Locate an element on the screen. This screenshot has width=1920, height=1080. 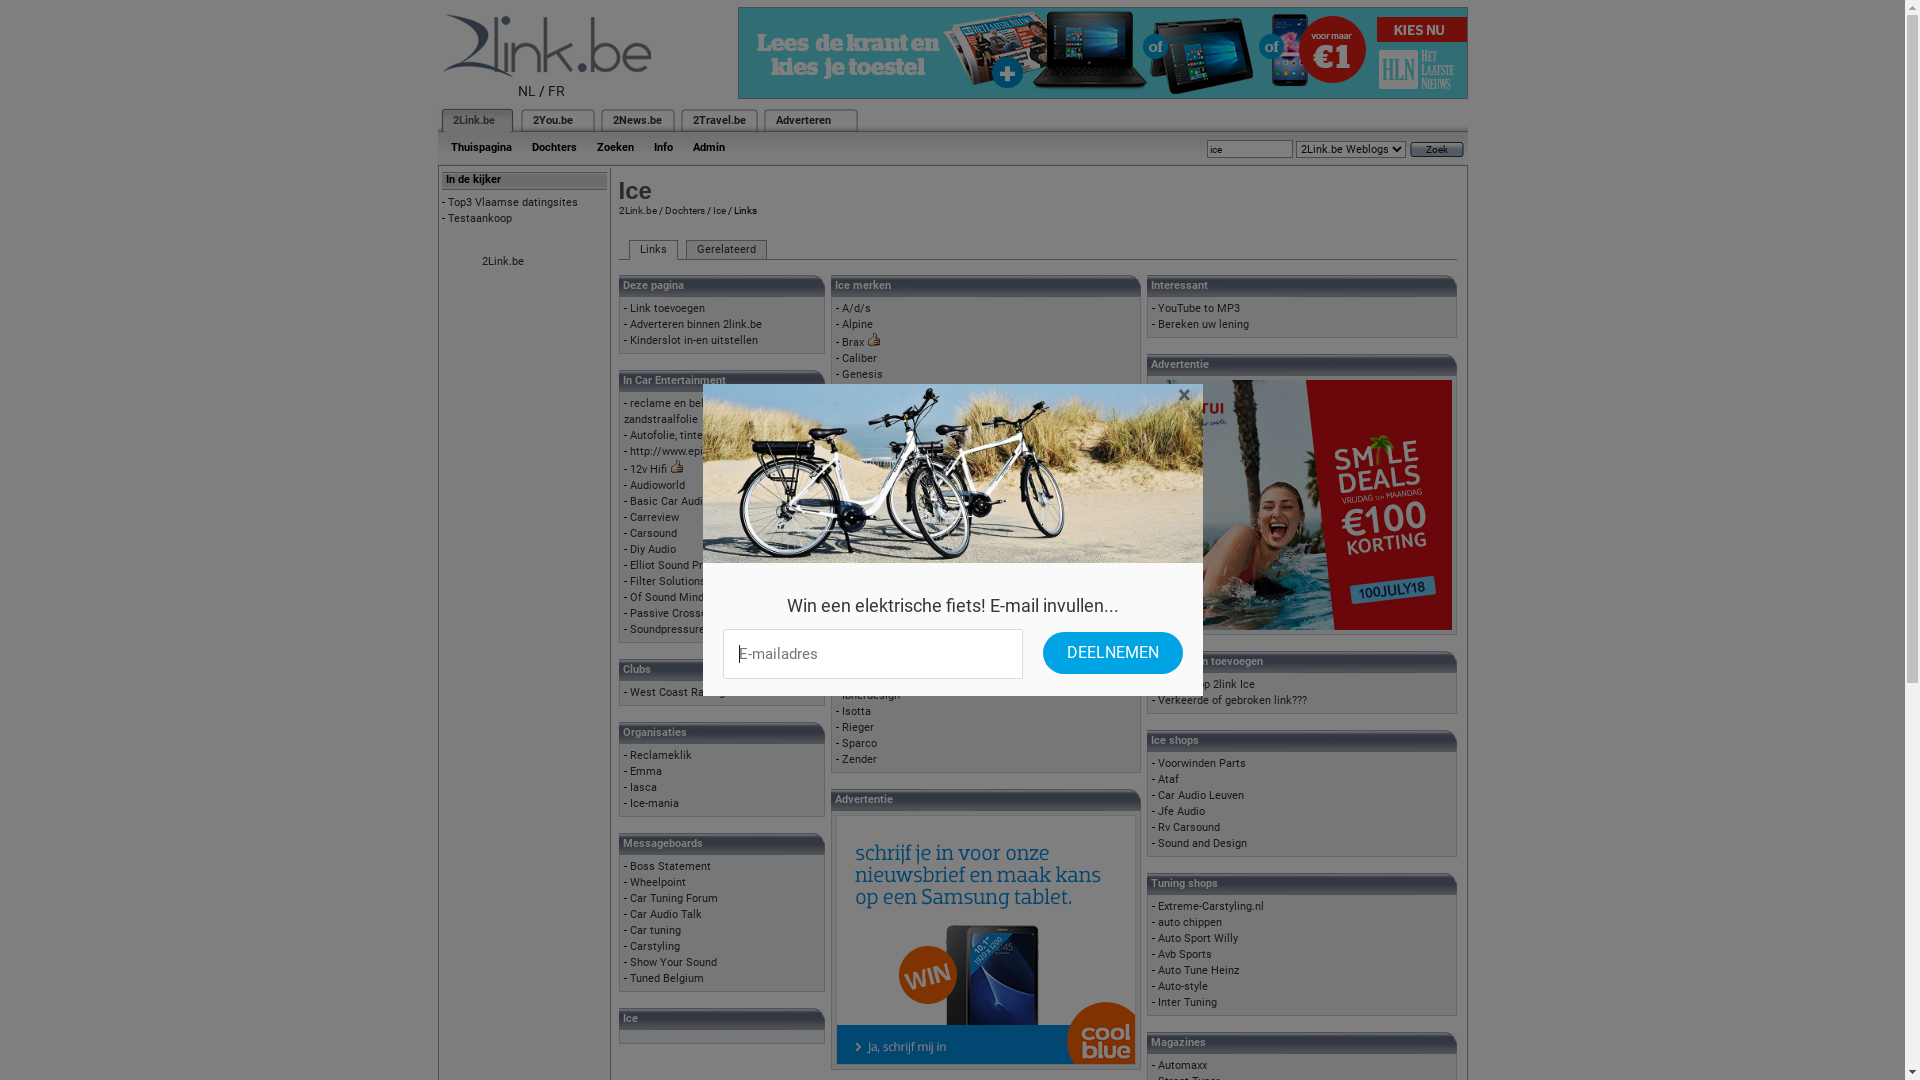
'Isotta' is located at coordinates (856, 710).